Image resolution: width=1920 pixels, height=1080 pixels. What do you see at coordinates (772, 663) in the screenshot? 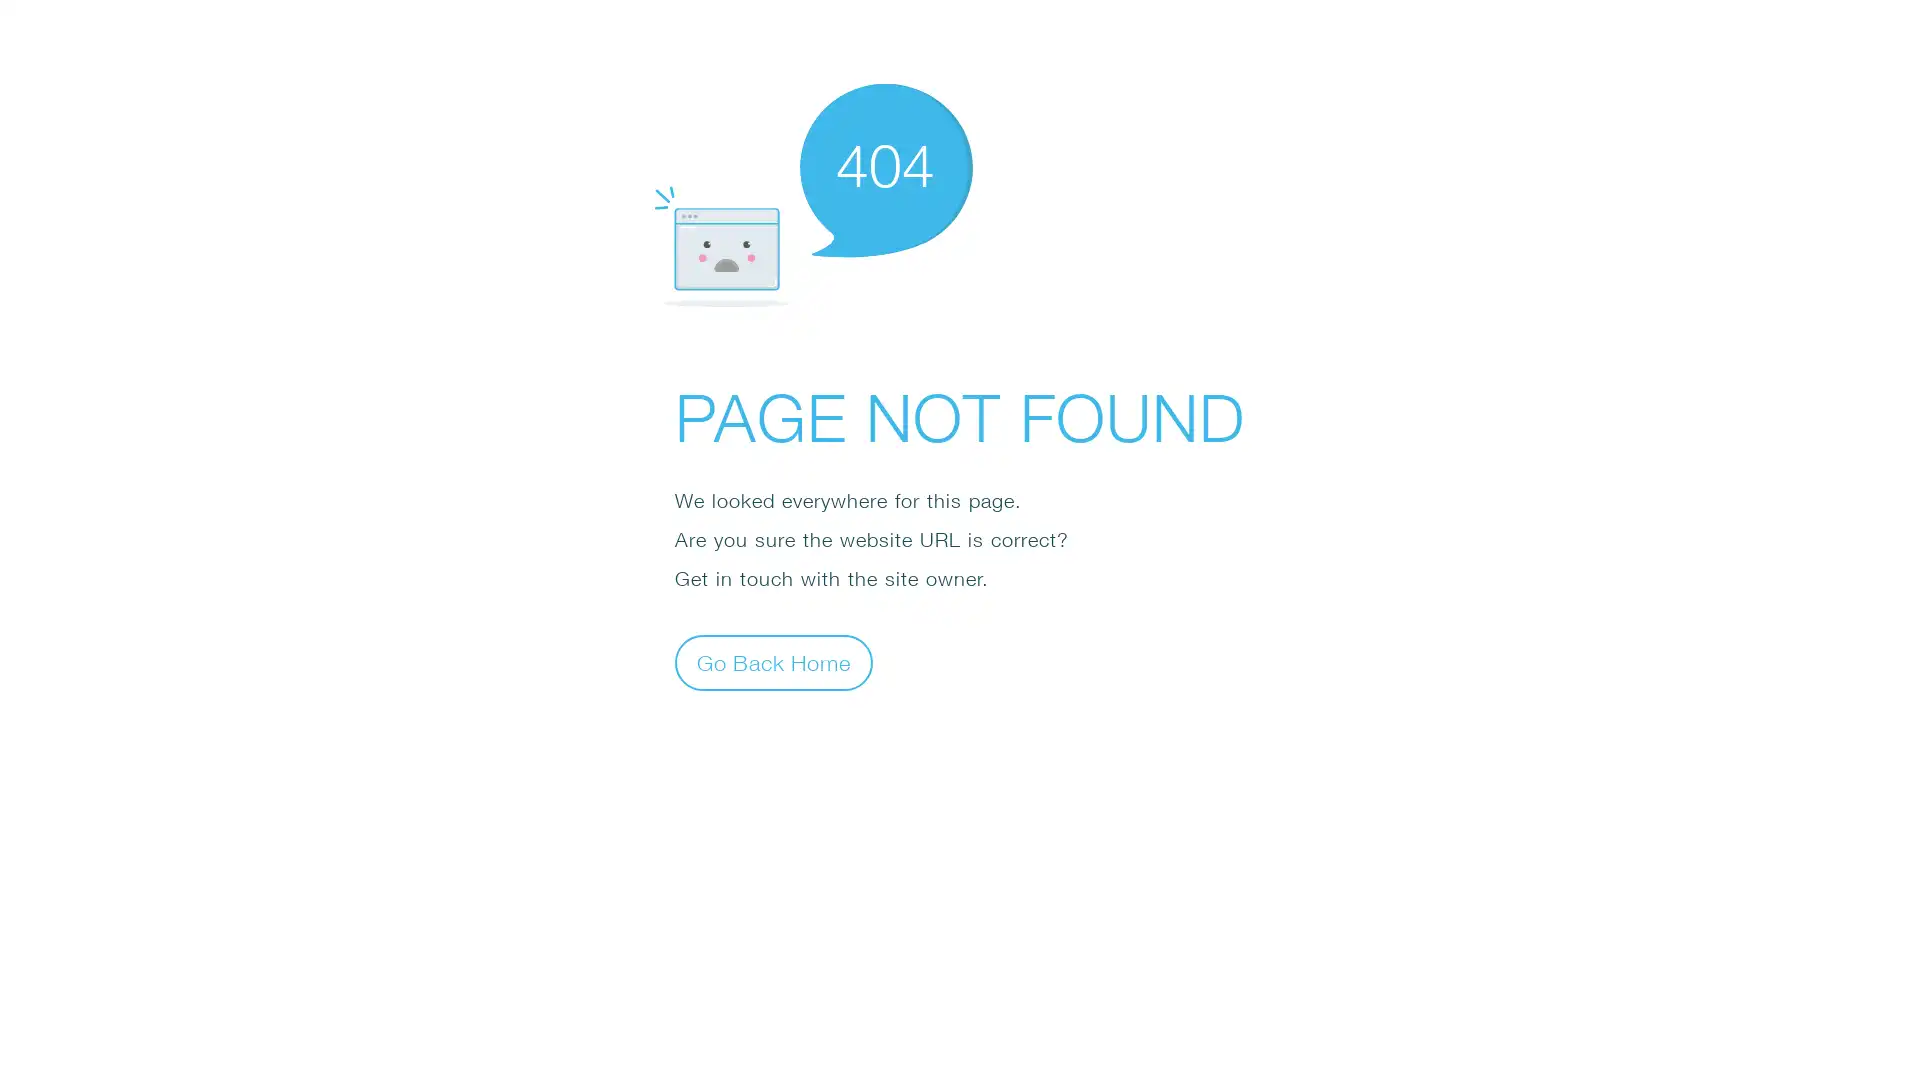
I see `Go Back Home` at bounding box center [772, 663].